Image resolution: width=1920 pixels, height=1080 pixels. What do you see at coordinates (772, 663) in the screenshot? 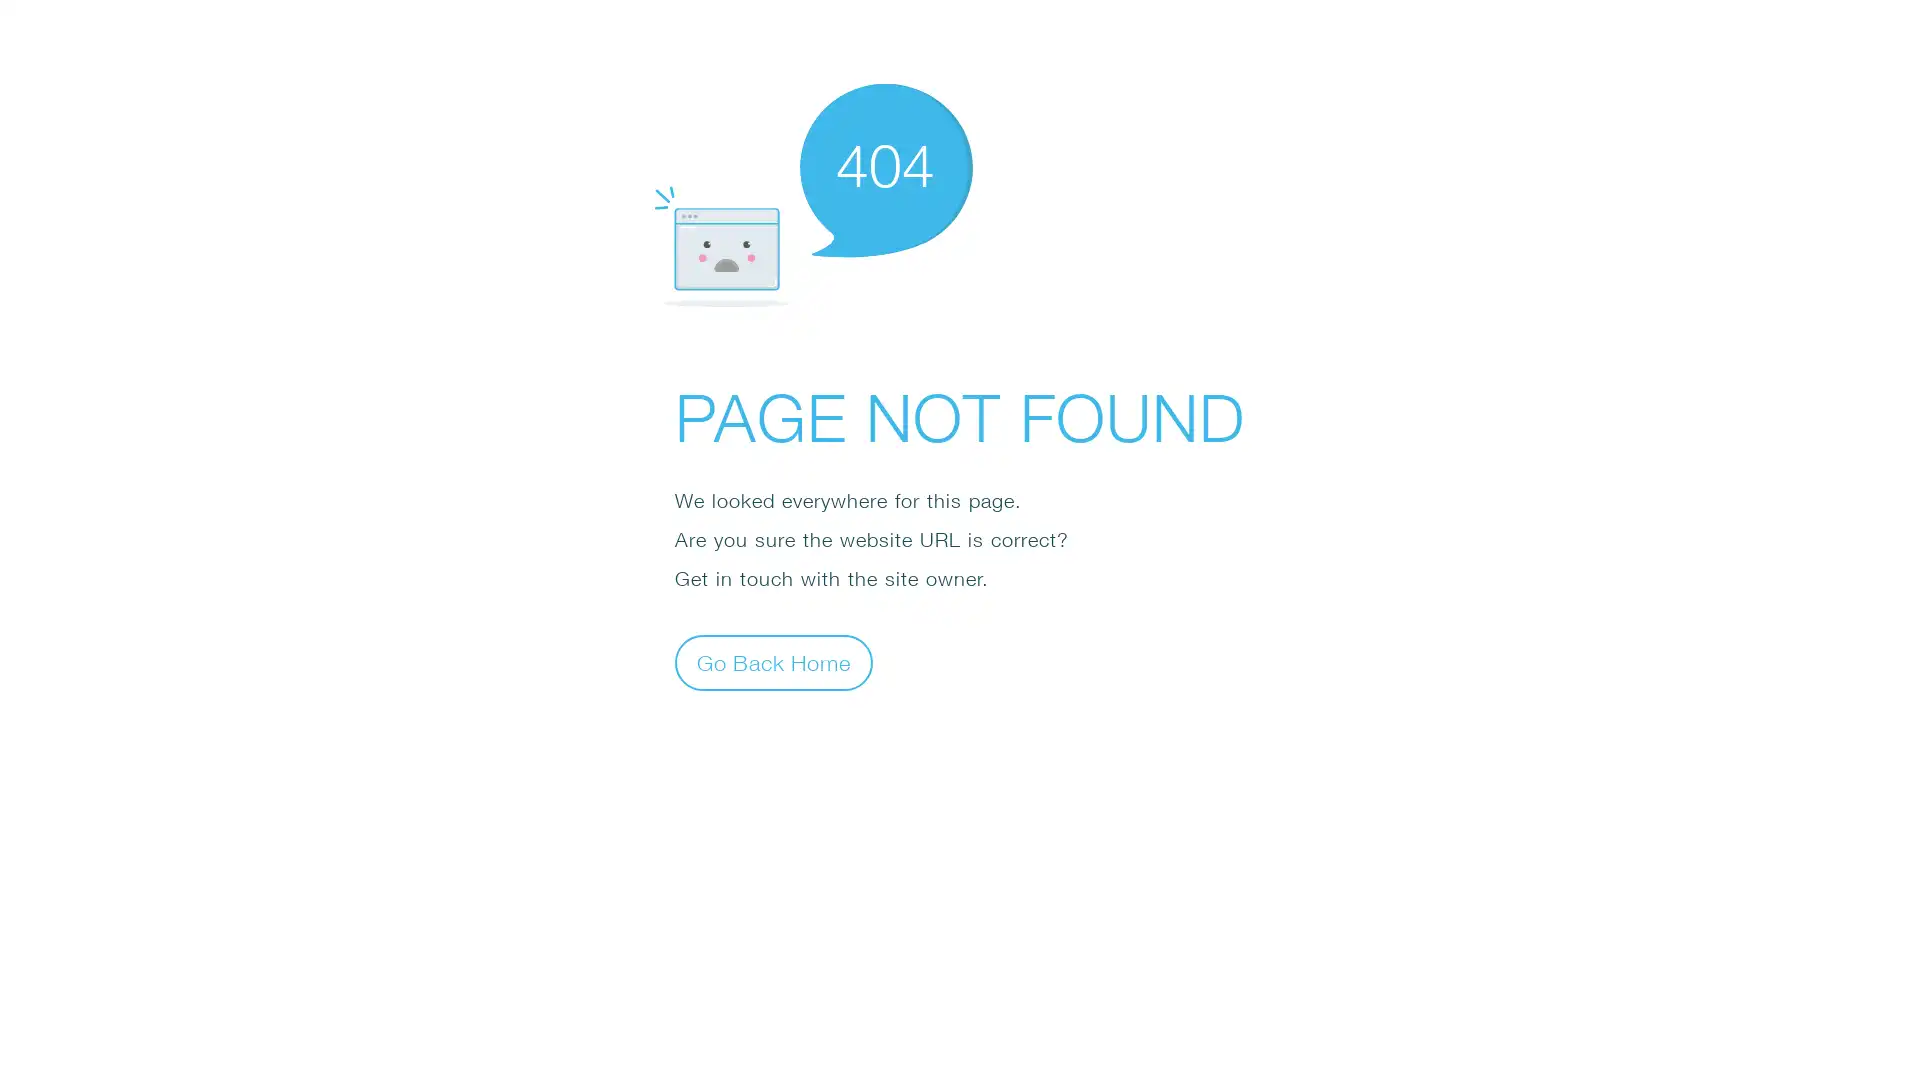
I see `Go Back Home` at bounding box center [772, 663].